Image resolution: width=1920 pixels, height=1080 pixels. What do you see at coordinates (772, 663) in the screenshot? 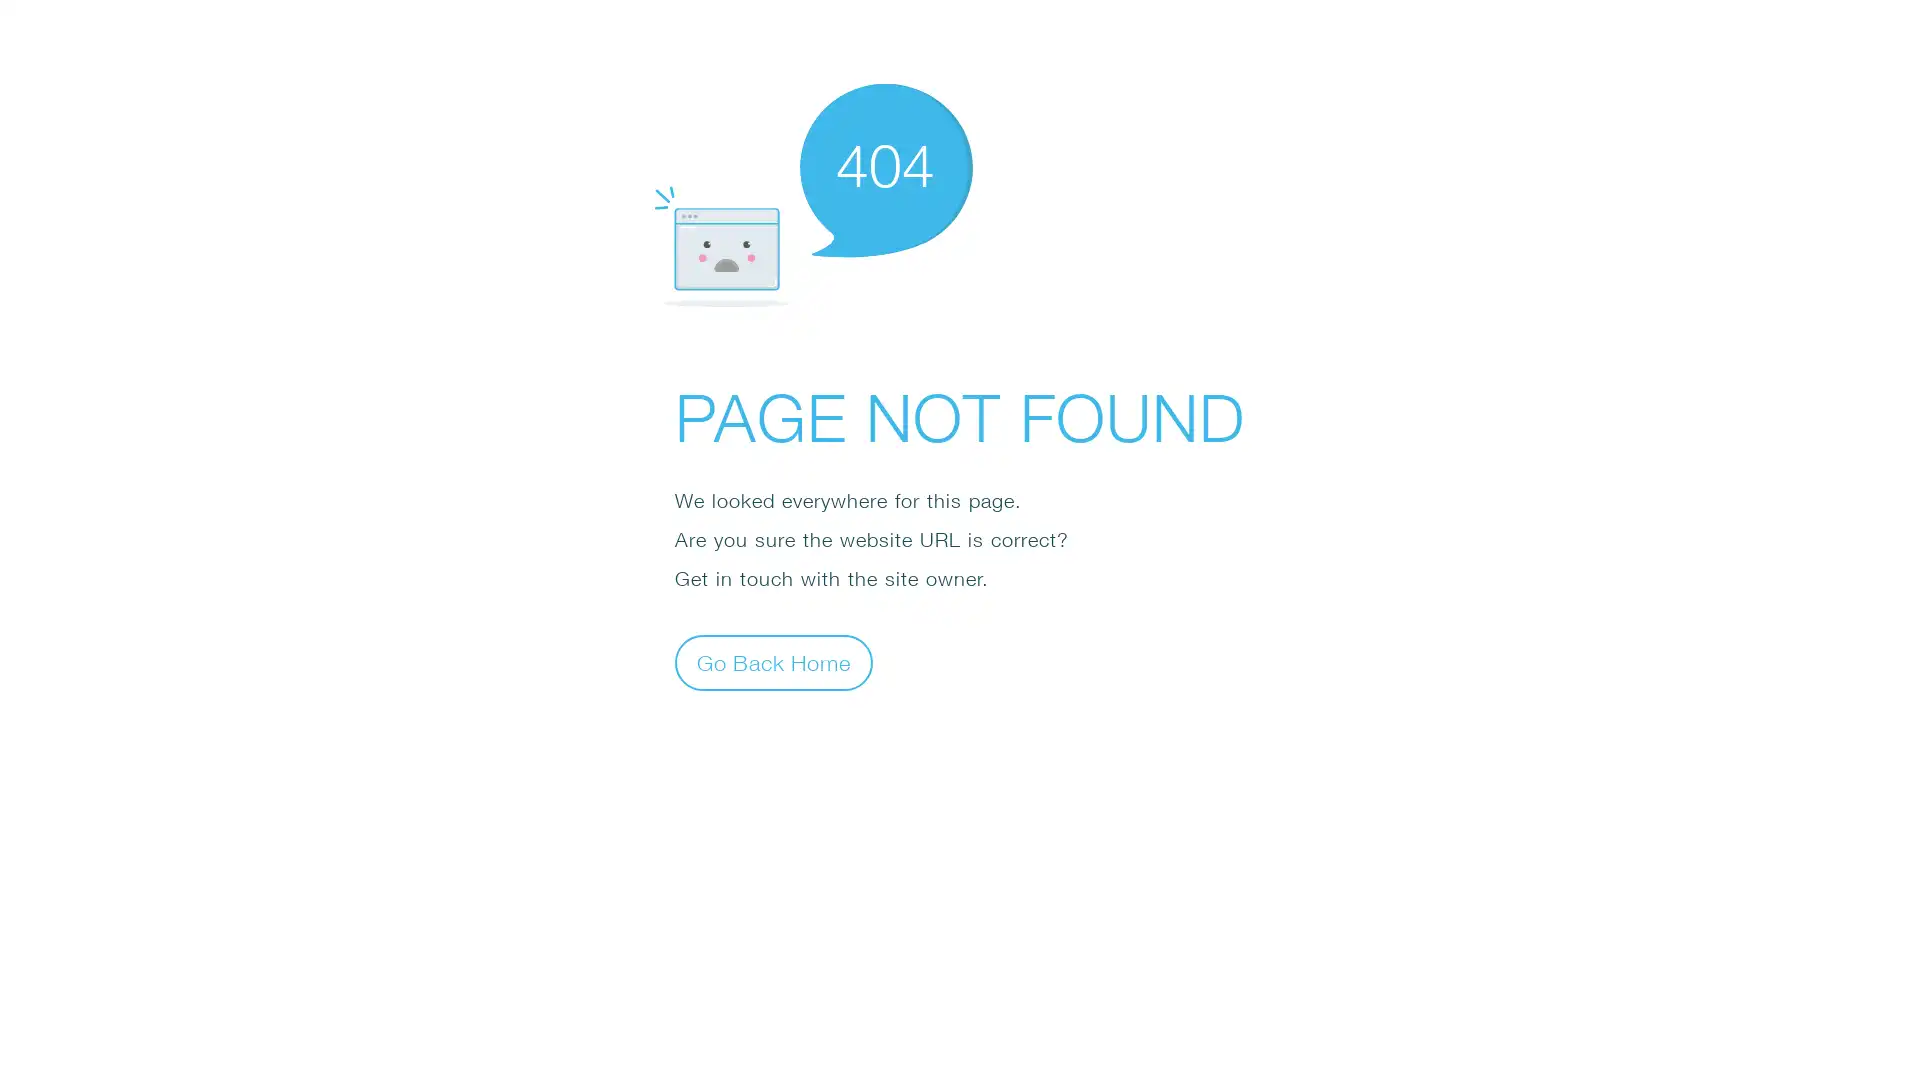
I see `Go Back Home` at bounding box center [772, 663].